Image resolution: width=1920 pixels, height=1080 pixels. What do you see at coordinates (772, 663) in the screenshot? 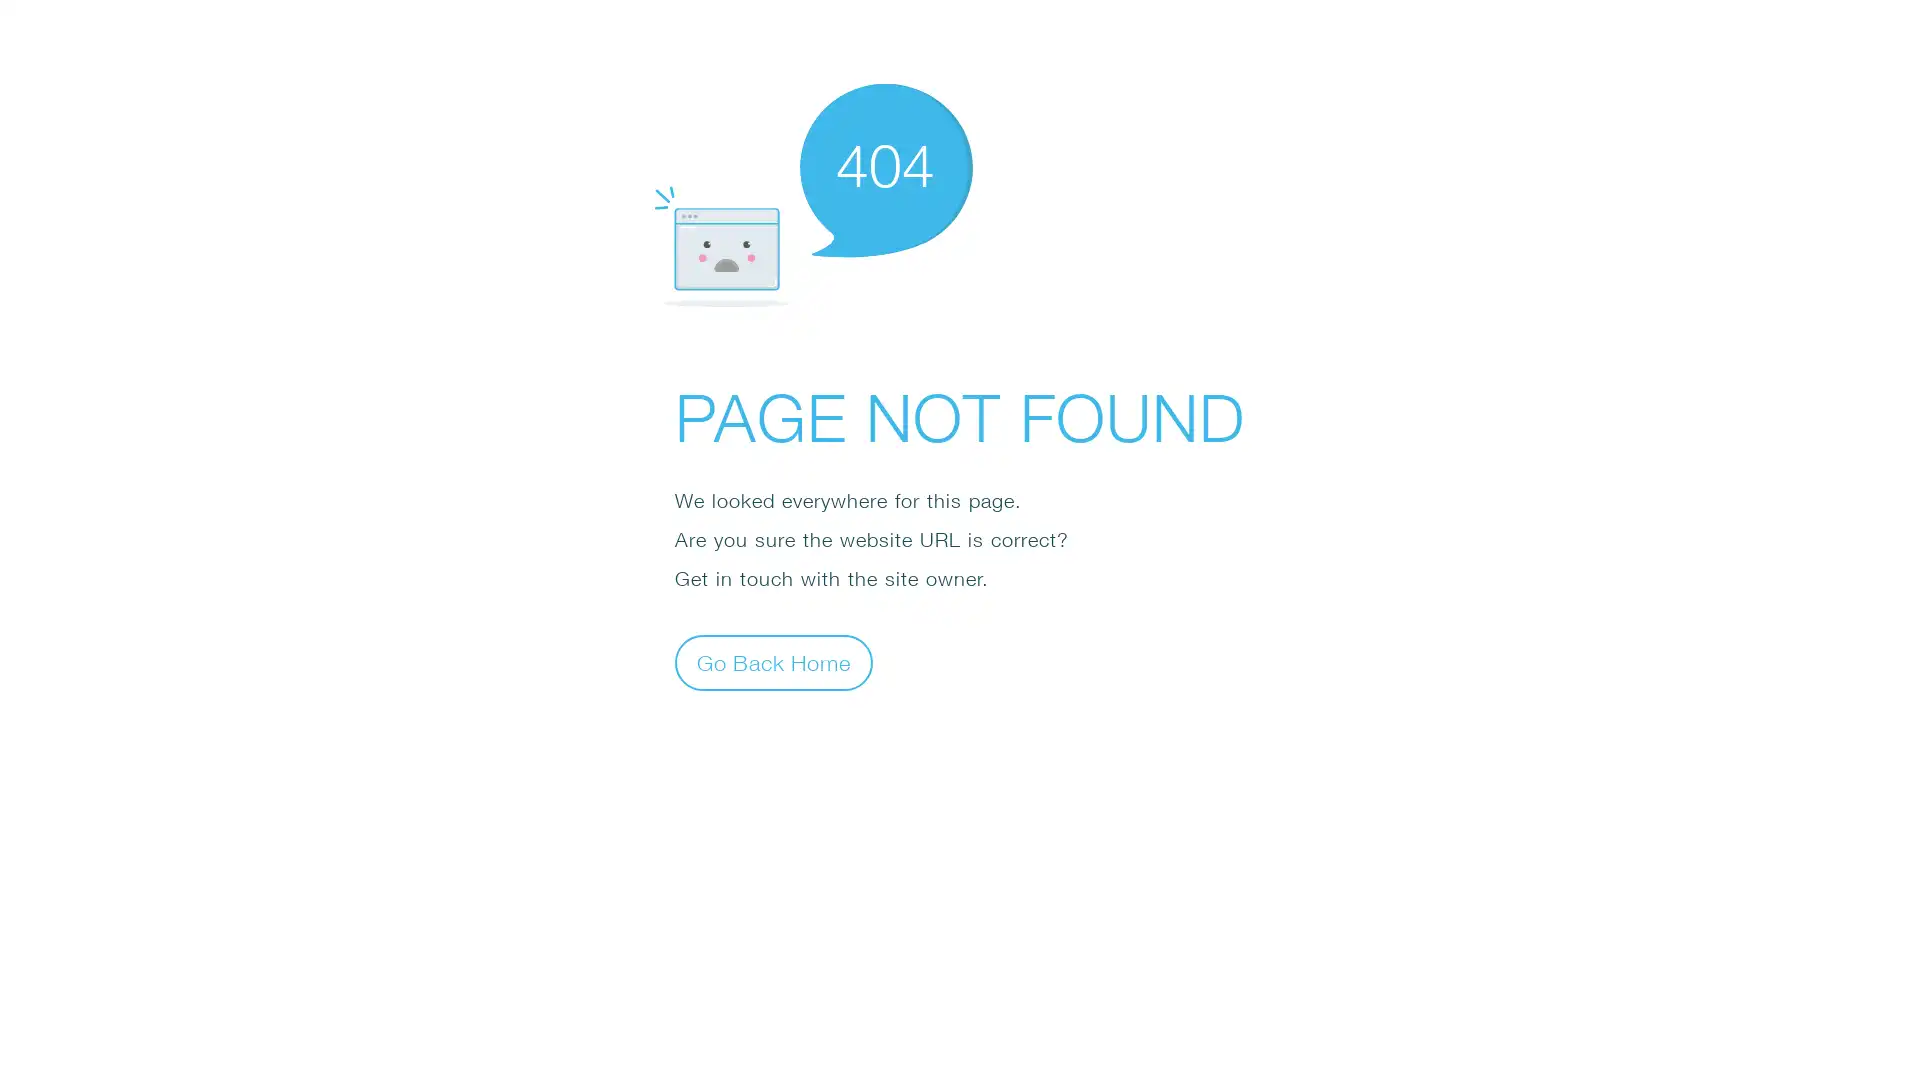
I see `Go Back Home` at bounding box center [772, 663].